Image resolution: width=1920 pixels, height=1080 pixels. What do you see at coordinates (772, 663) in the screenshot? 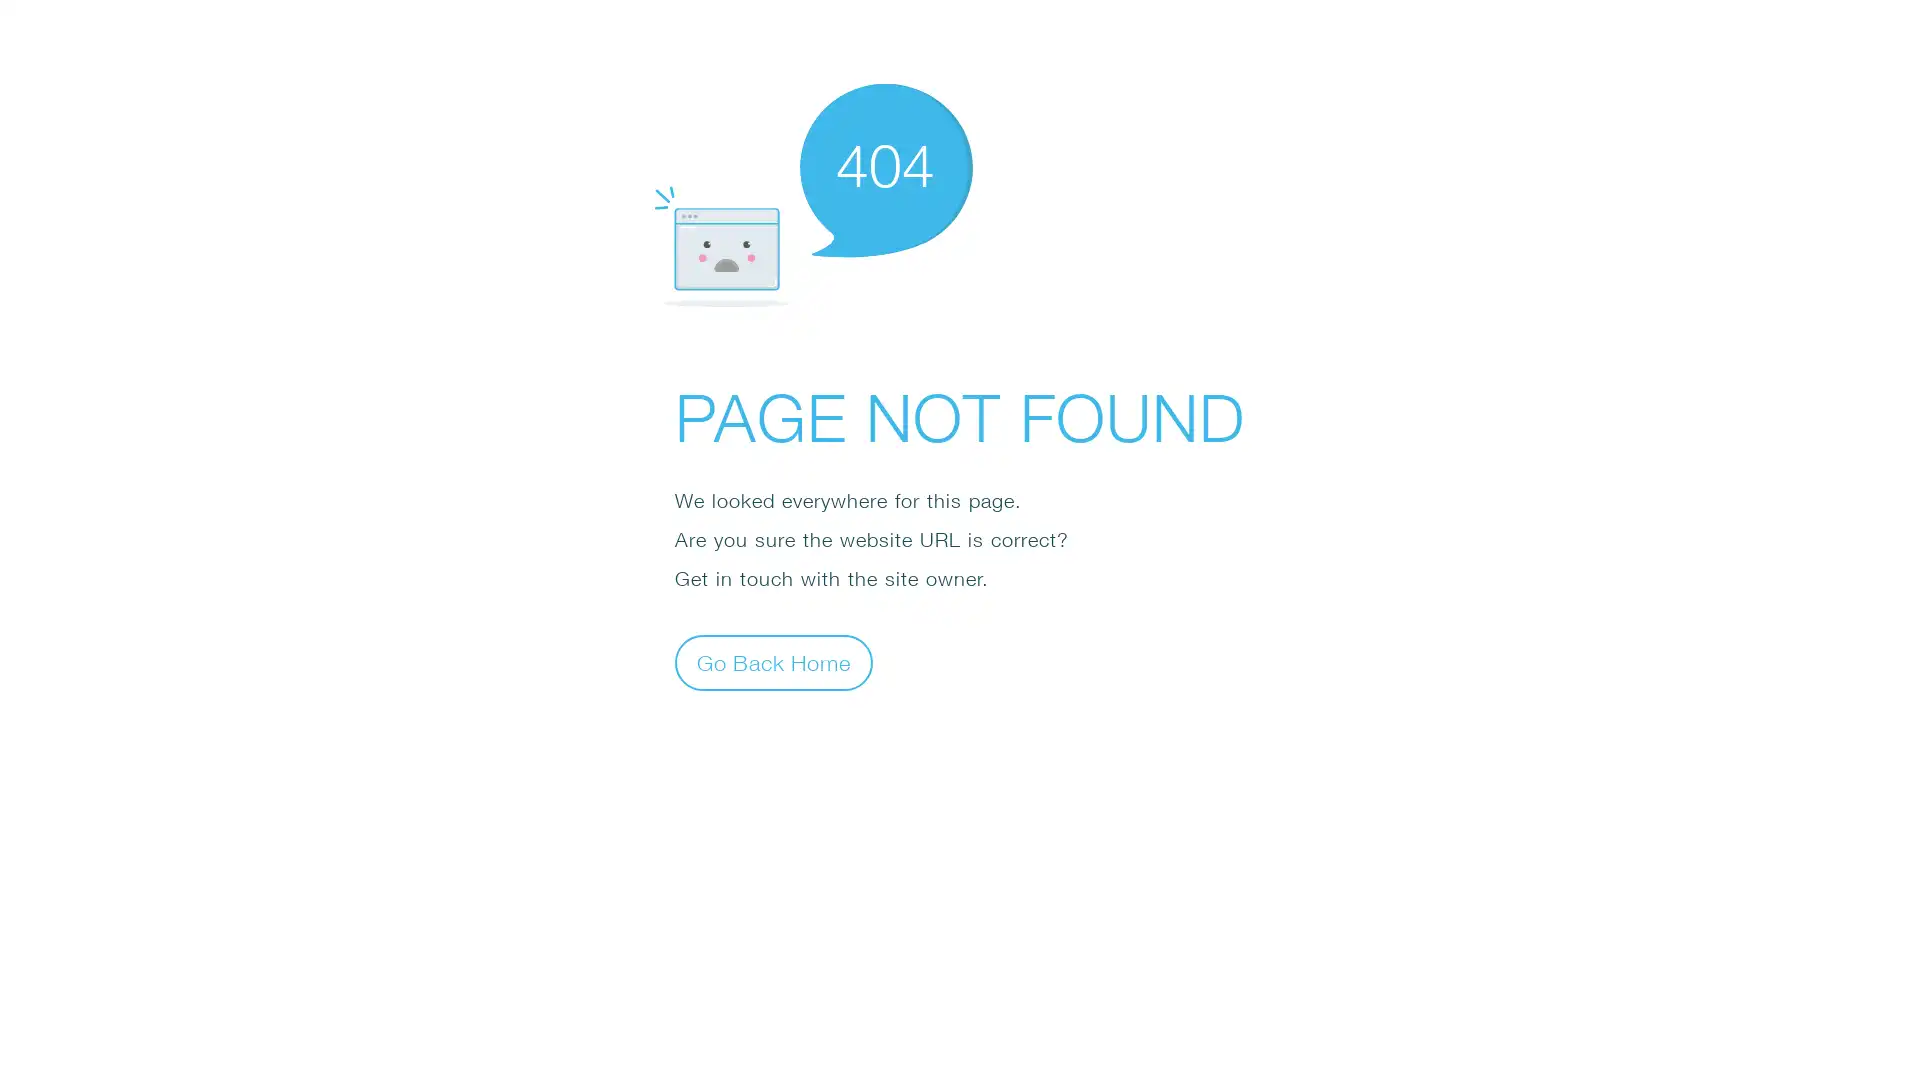
I see `Go Back Home` at bounding box center [772, 663].